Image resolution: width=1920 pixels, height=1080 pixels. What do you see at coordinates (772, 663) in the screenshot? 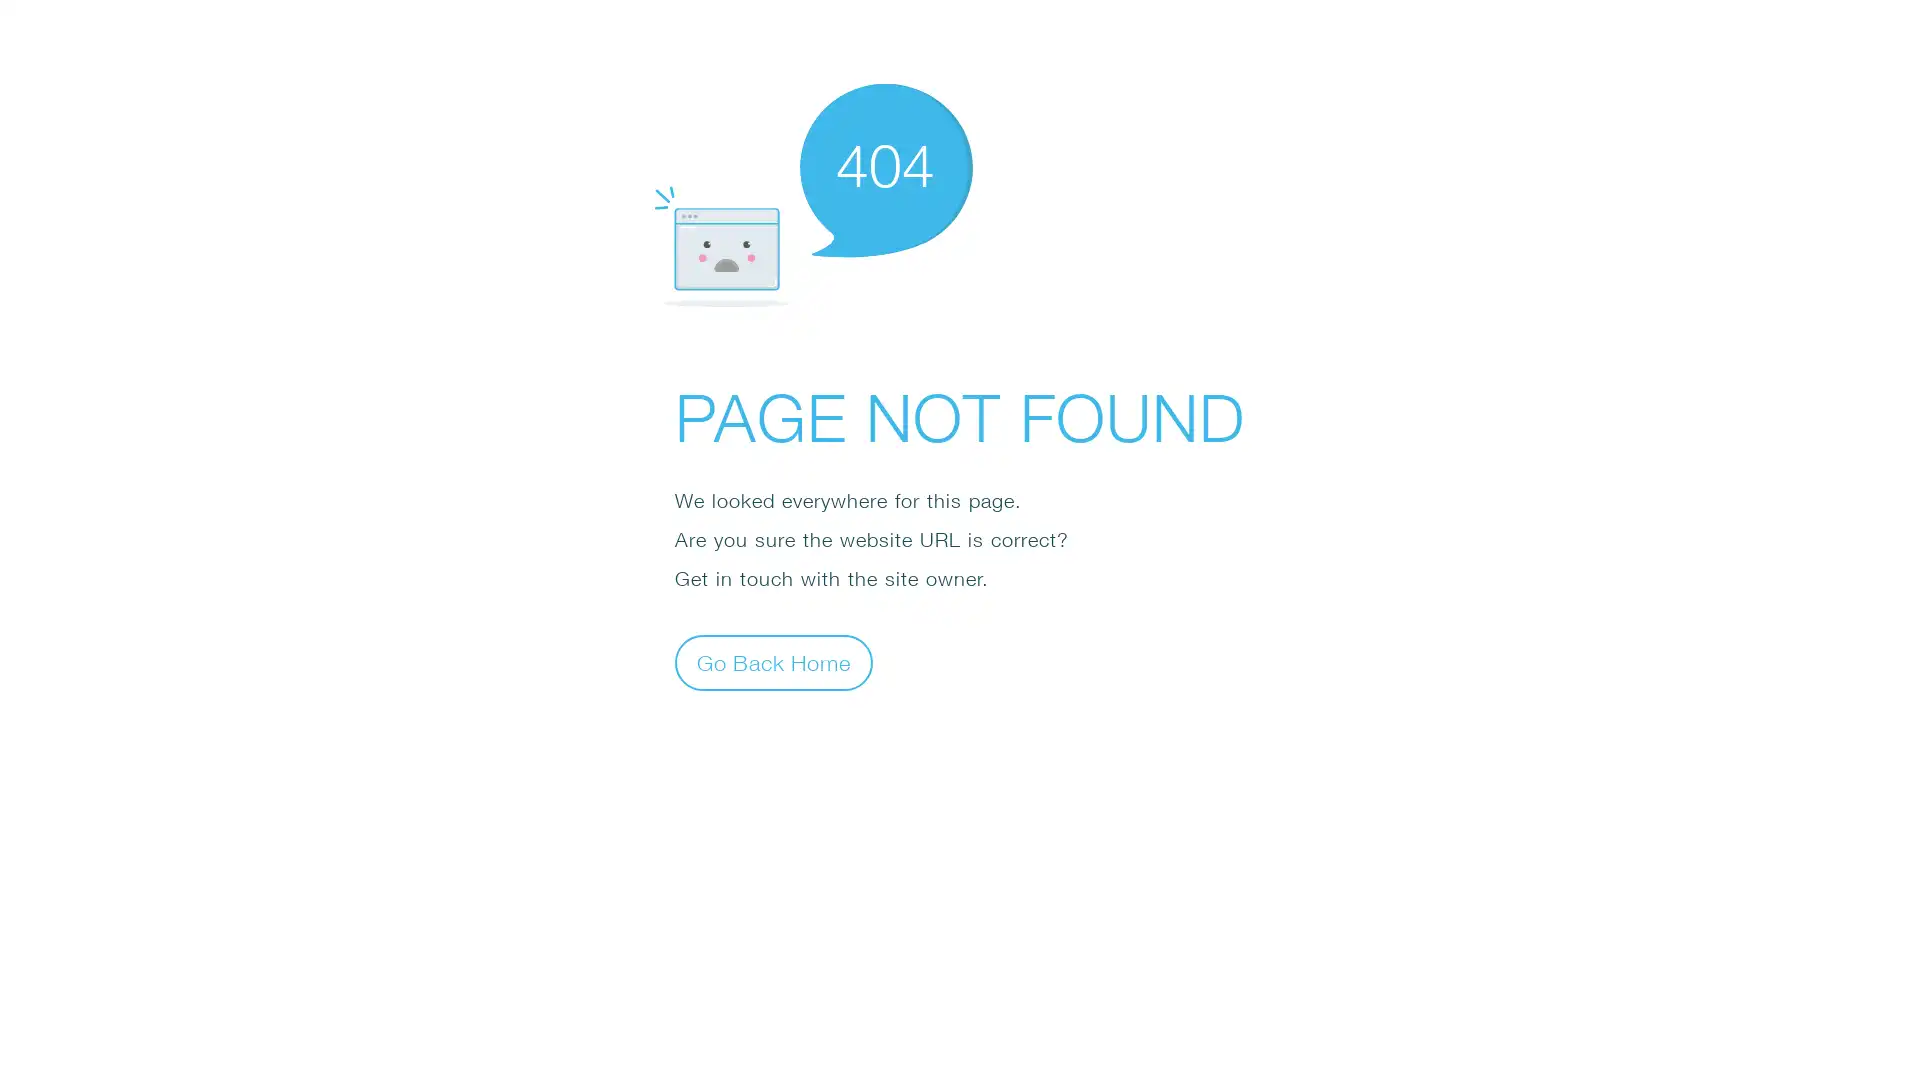
I see `Go Back Home` at bounding box center [772, 663].